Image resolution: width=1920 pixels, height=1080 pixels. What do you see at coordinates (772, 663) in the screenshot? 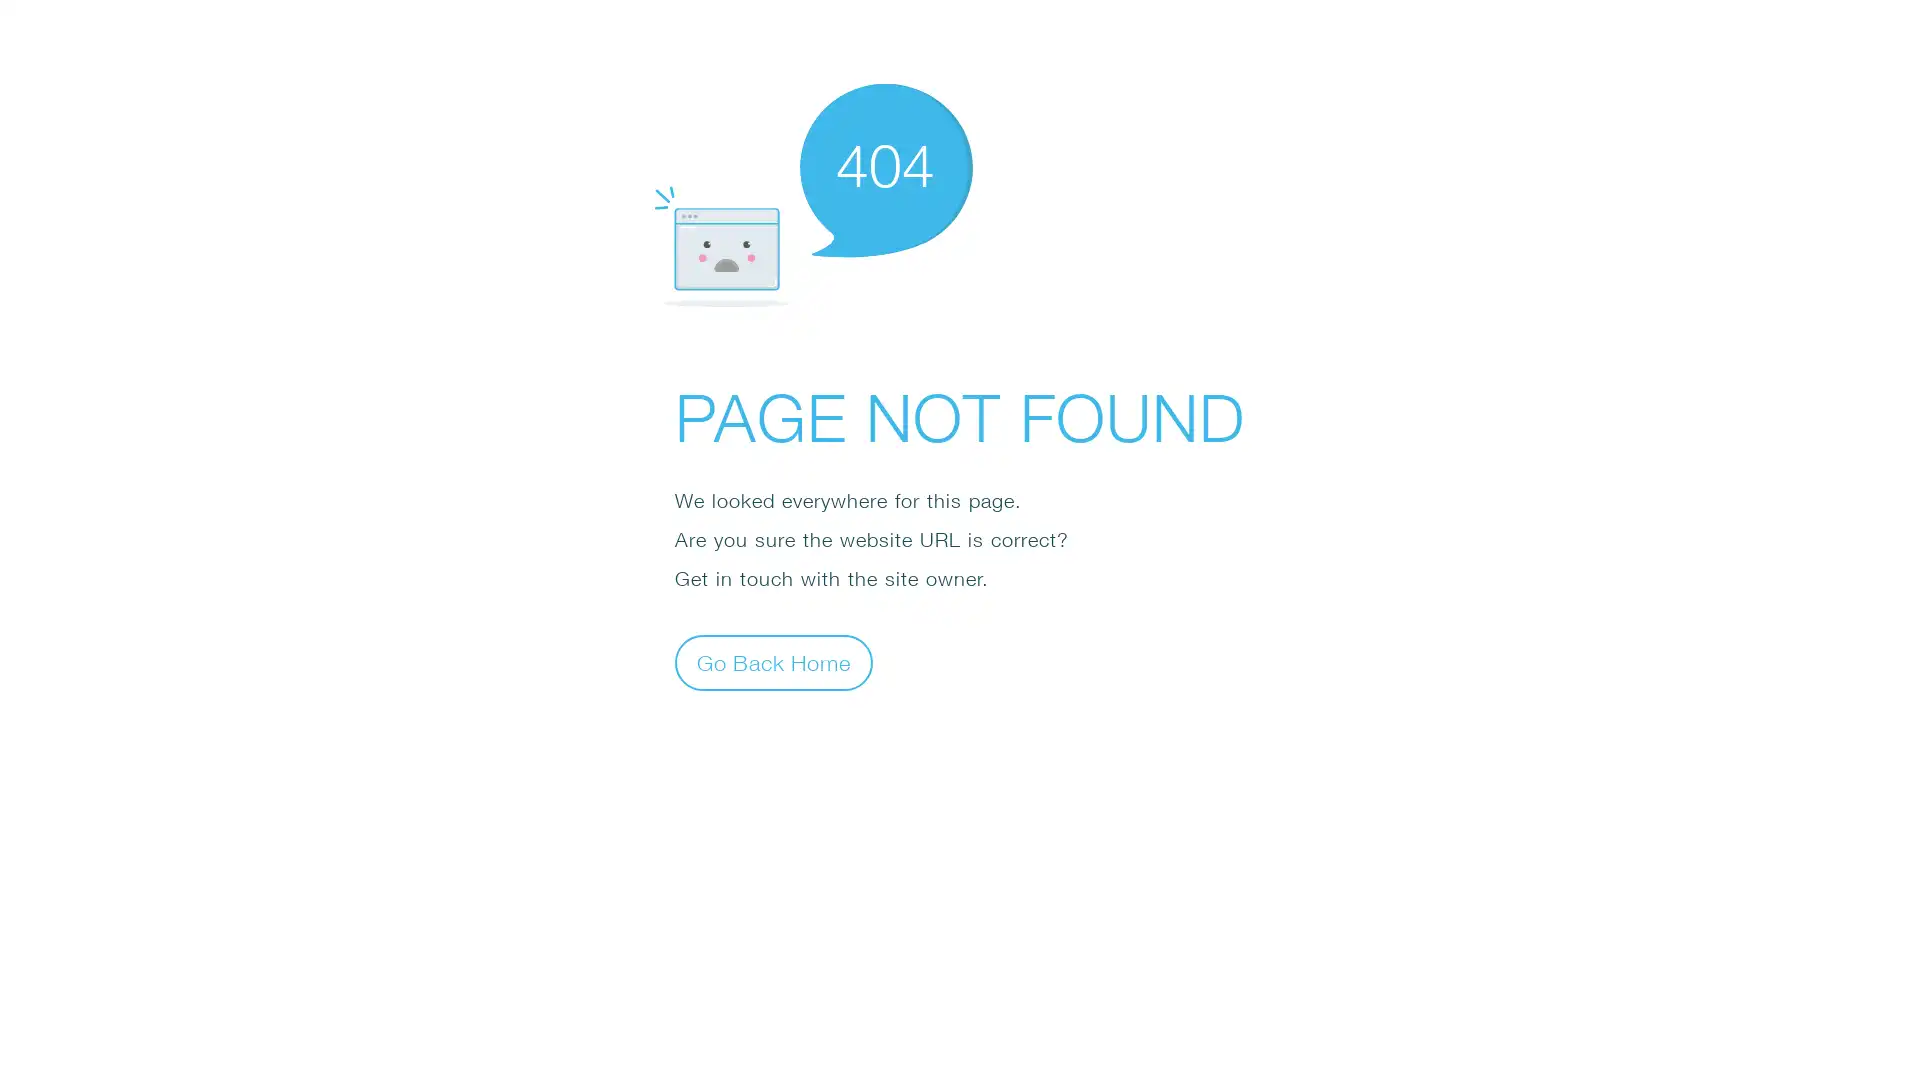
I see `Go Back Home` at bounding box center [772, 663].